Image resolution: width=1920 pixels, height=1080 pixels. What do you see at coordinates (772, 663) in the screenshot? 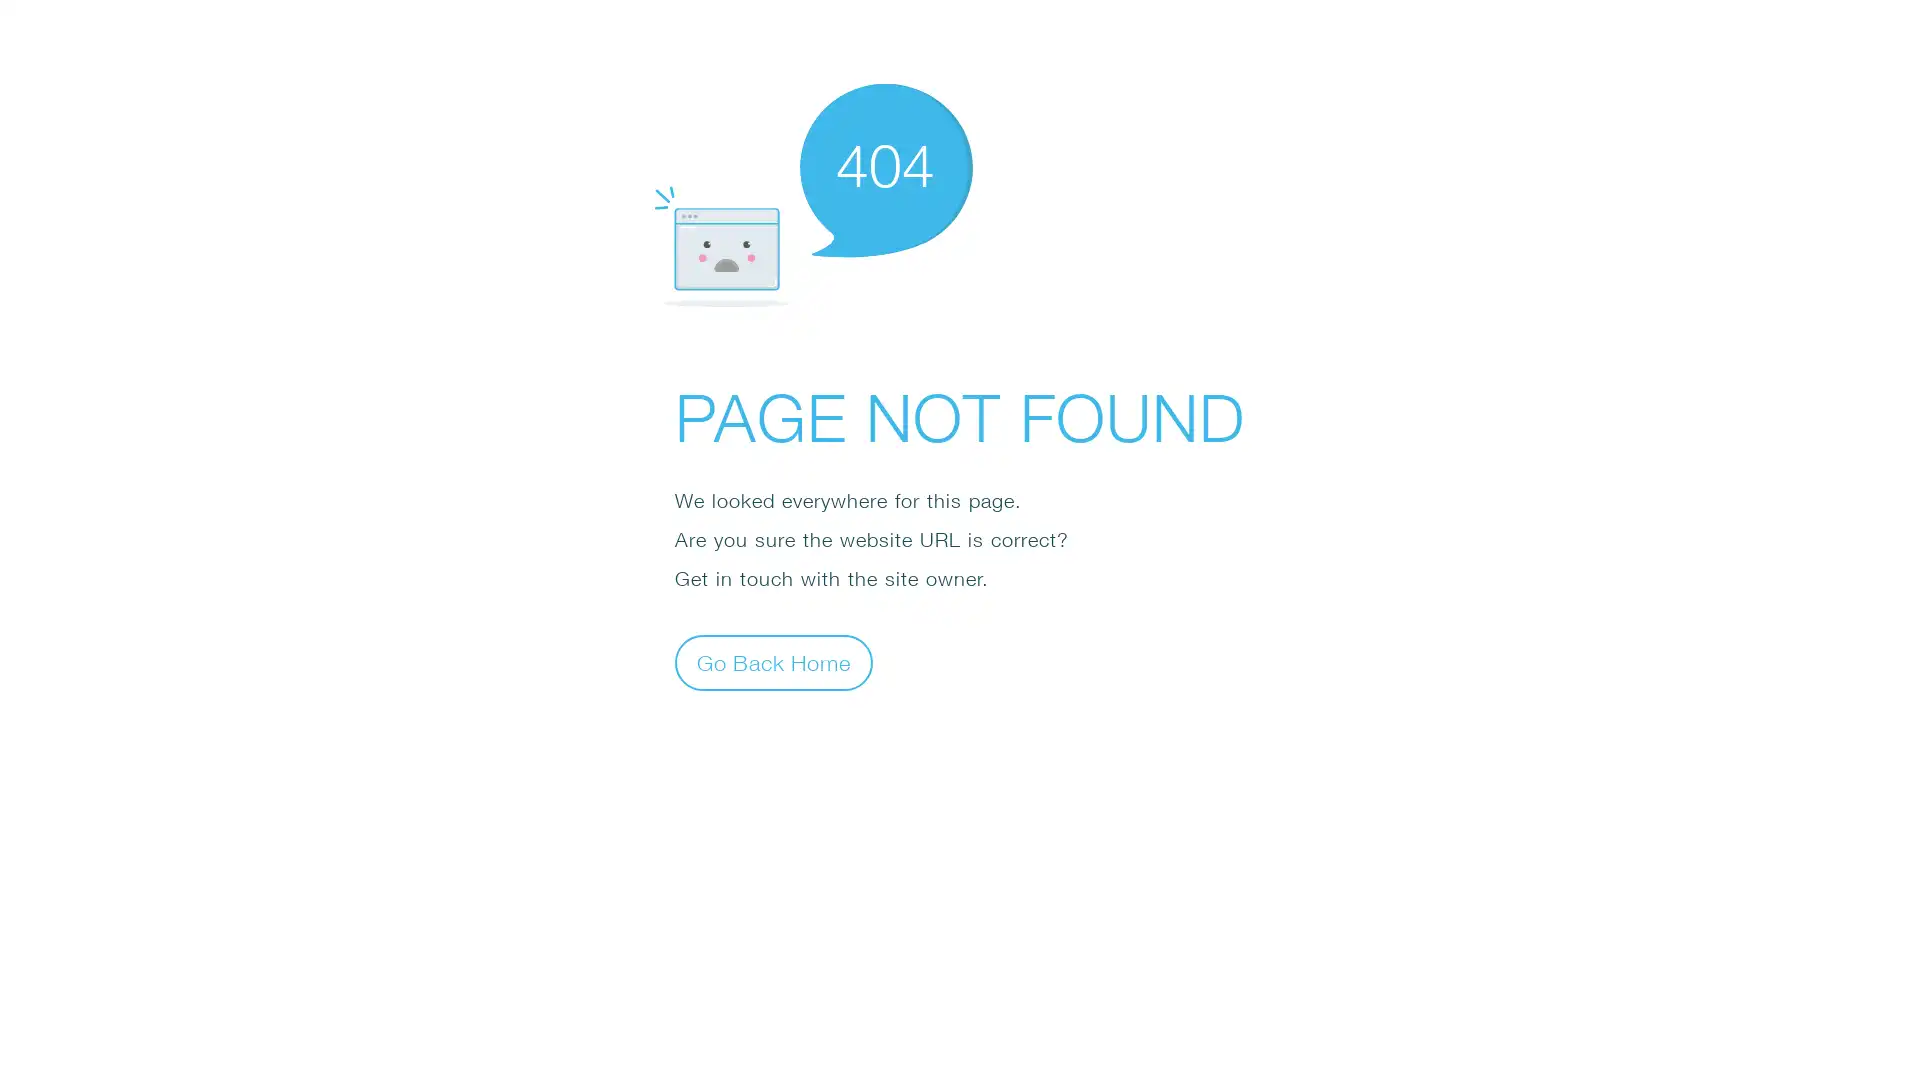
I see `Go Back Home` at bounding box center [772, 663].